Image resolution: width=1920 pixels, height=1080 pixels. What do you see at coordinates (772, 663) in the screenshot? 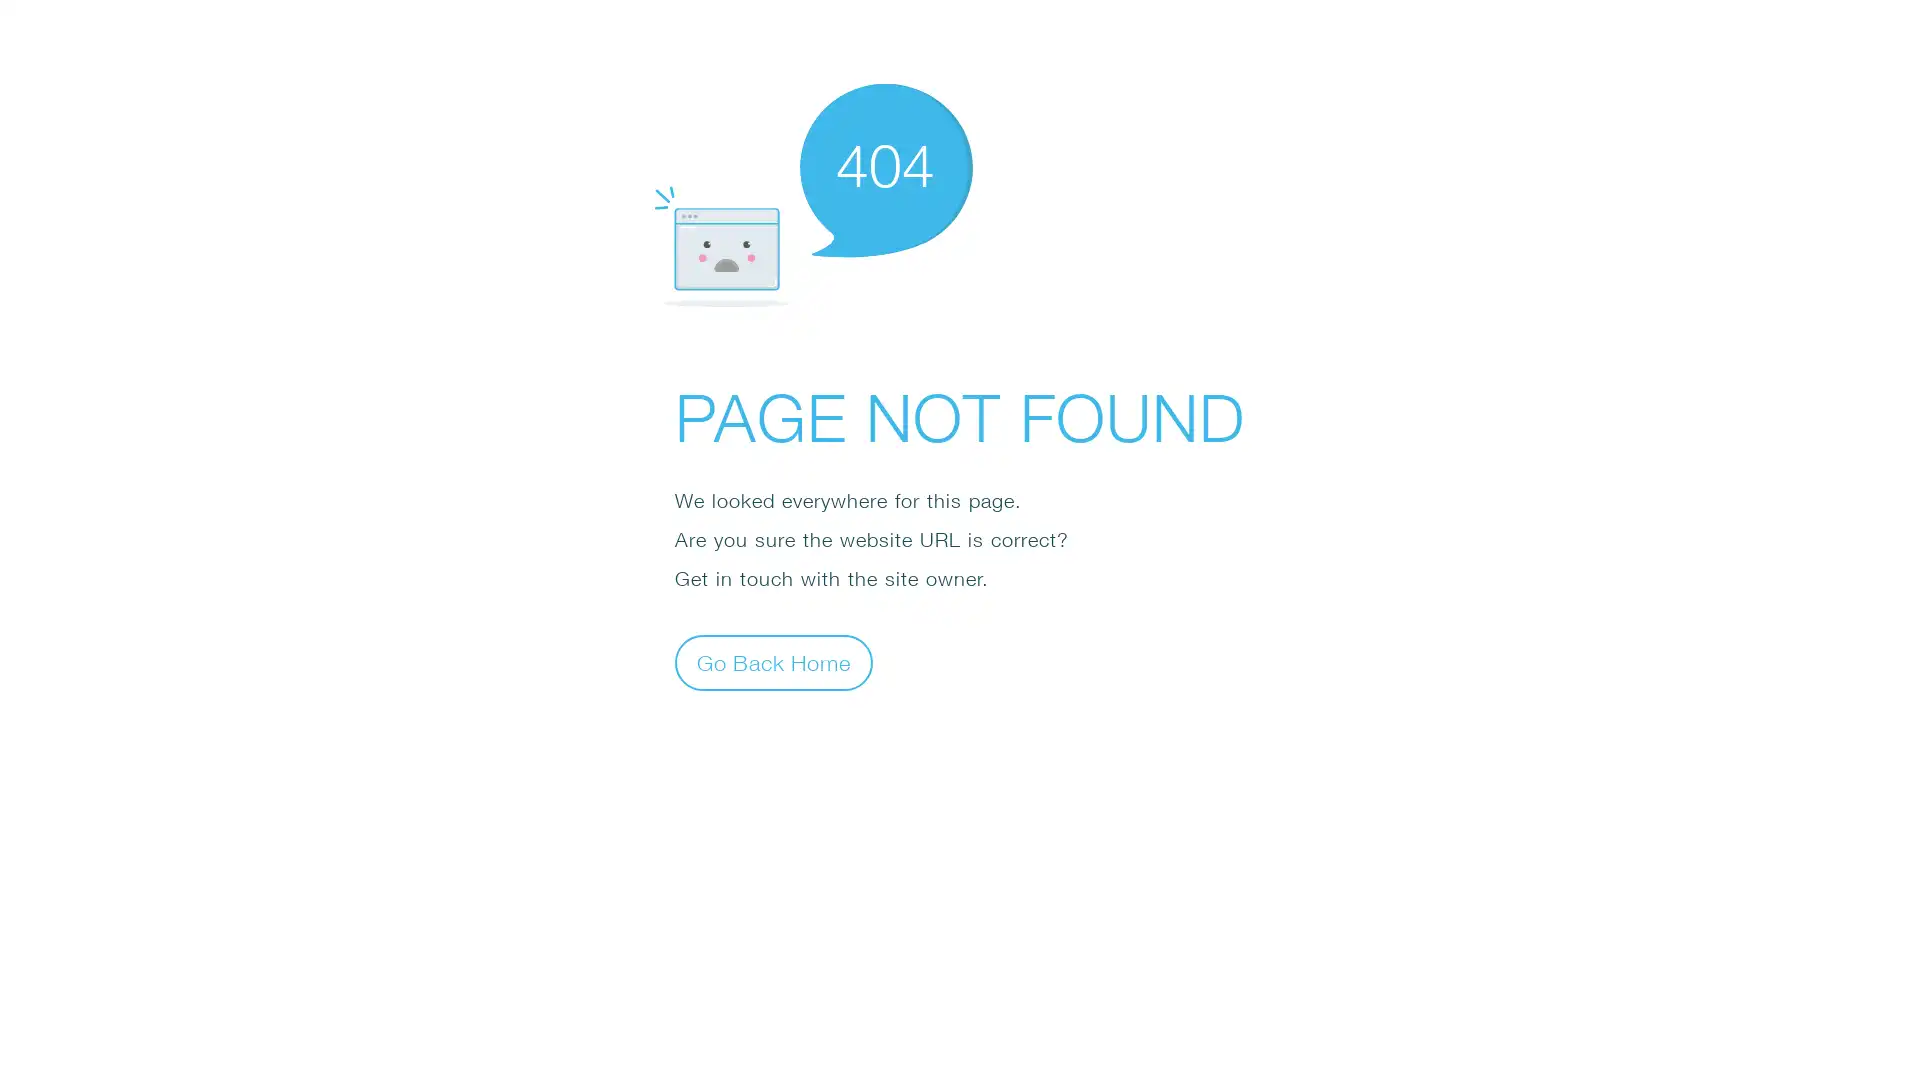
I see `Go Back Home` at bounding box center [772, 663].